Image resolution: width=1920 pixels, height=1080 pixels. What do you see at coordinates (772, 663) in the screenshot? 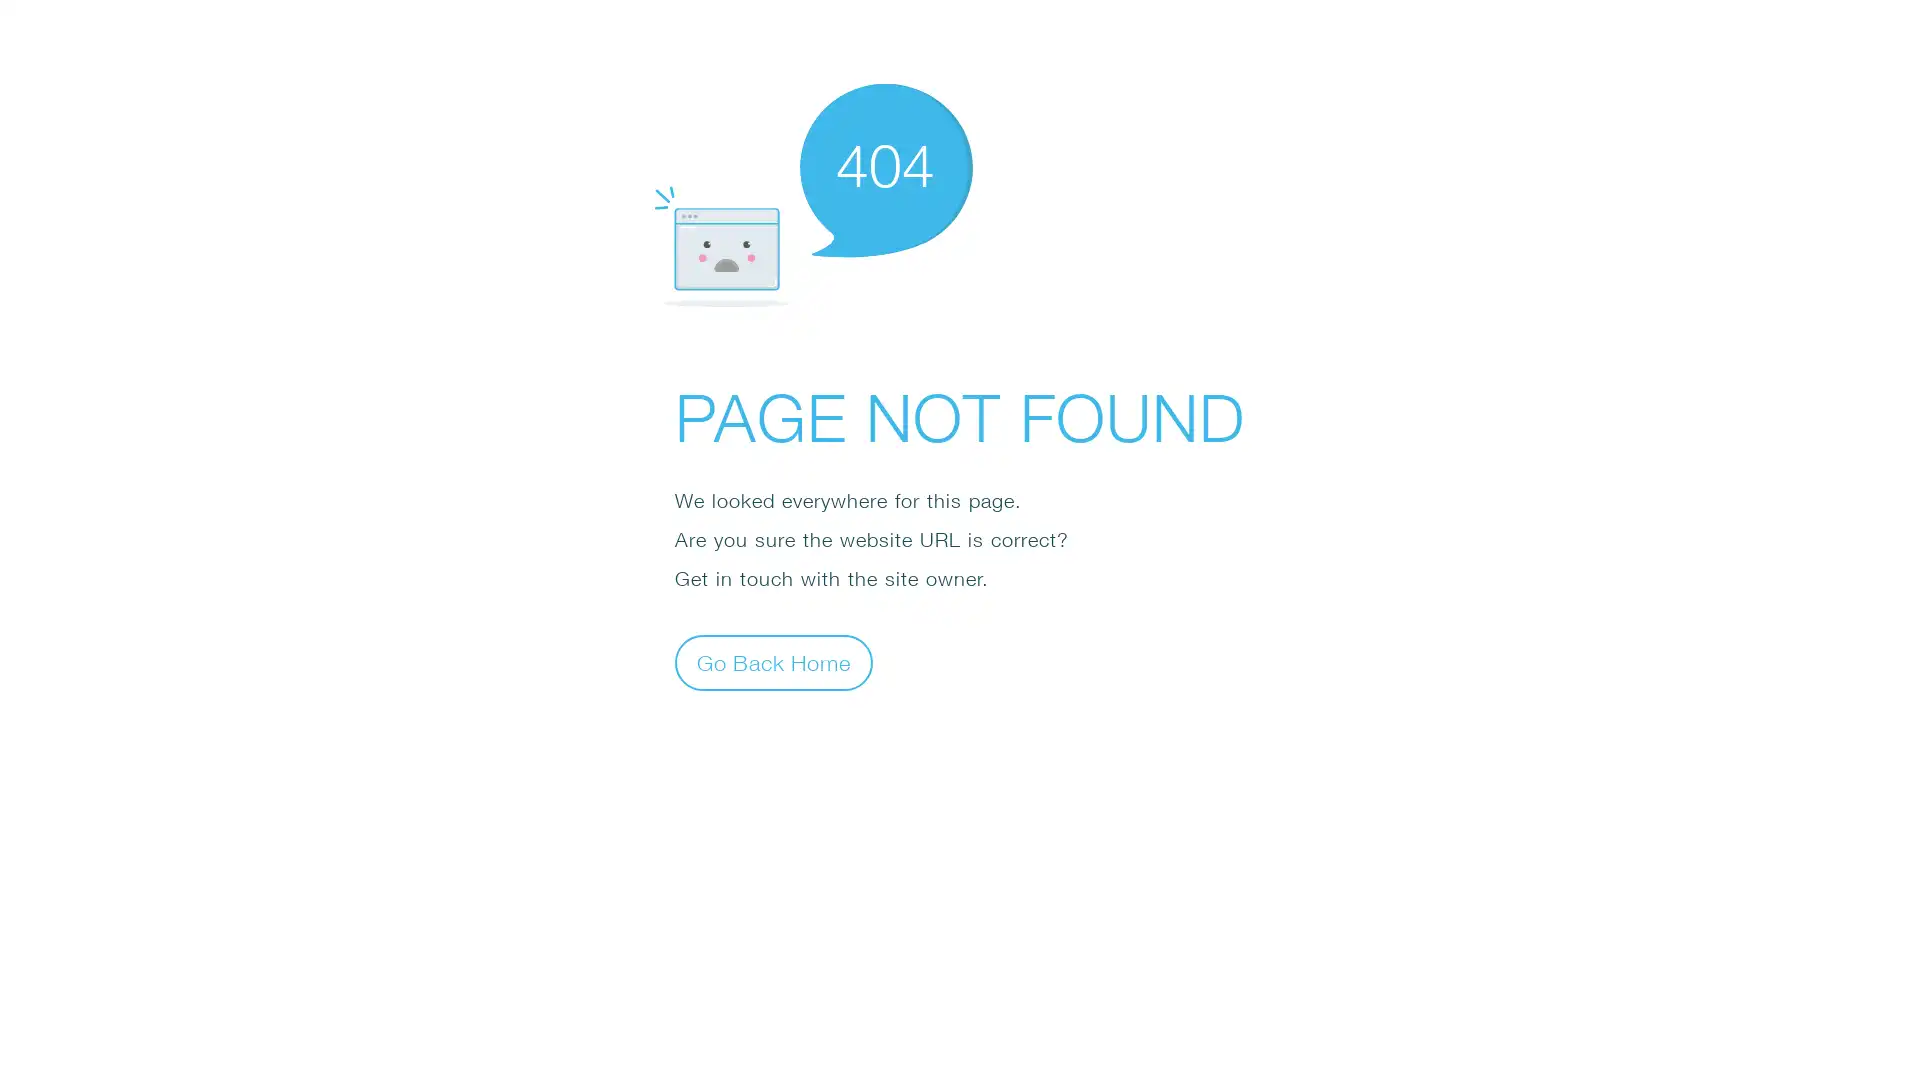
I see `Go Back Home` at bounding box center [772, 663].